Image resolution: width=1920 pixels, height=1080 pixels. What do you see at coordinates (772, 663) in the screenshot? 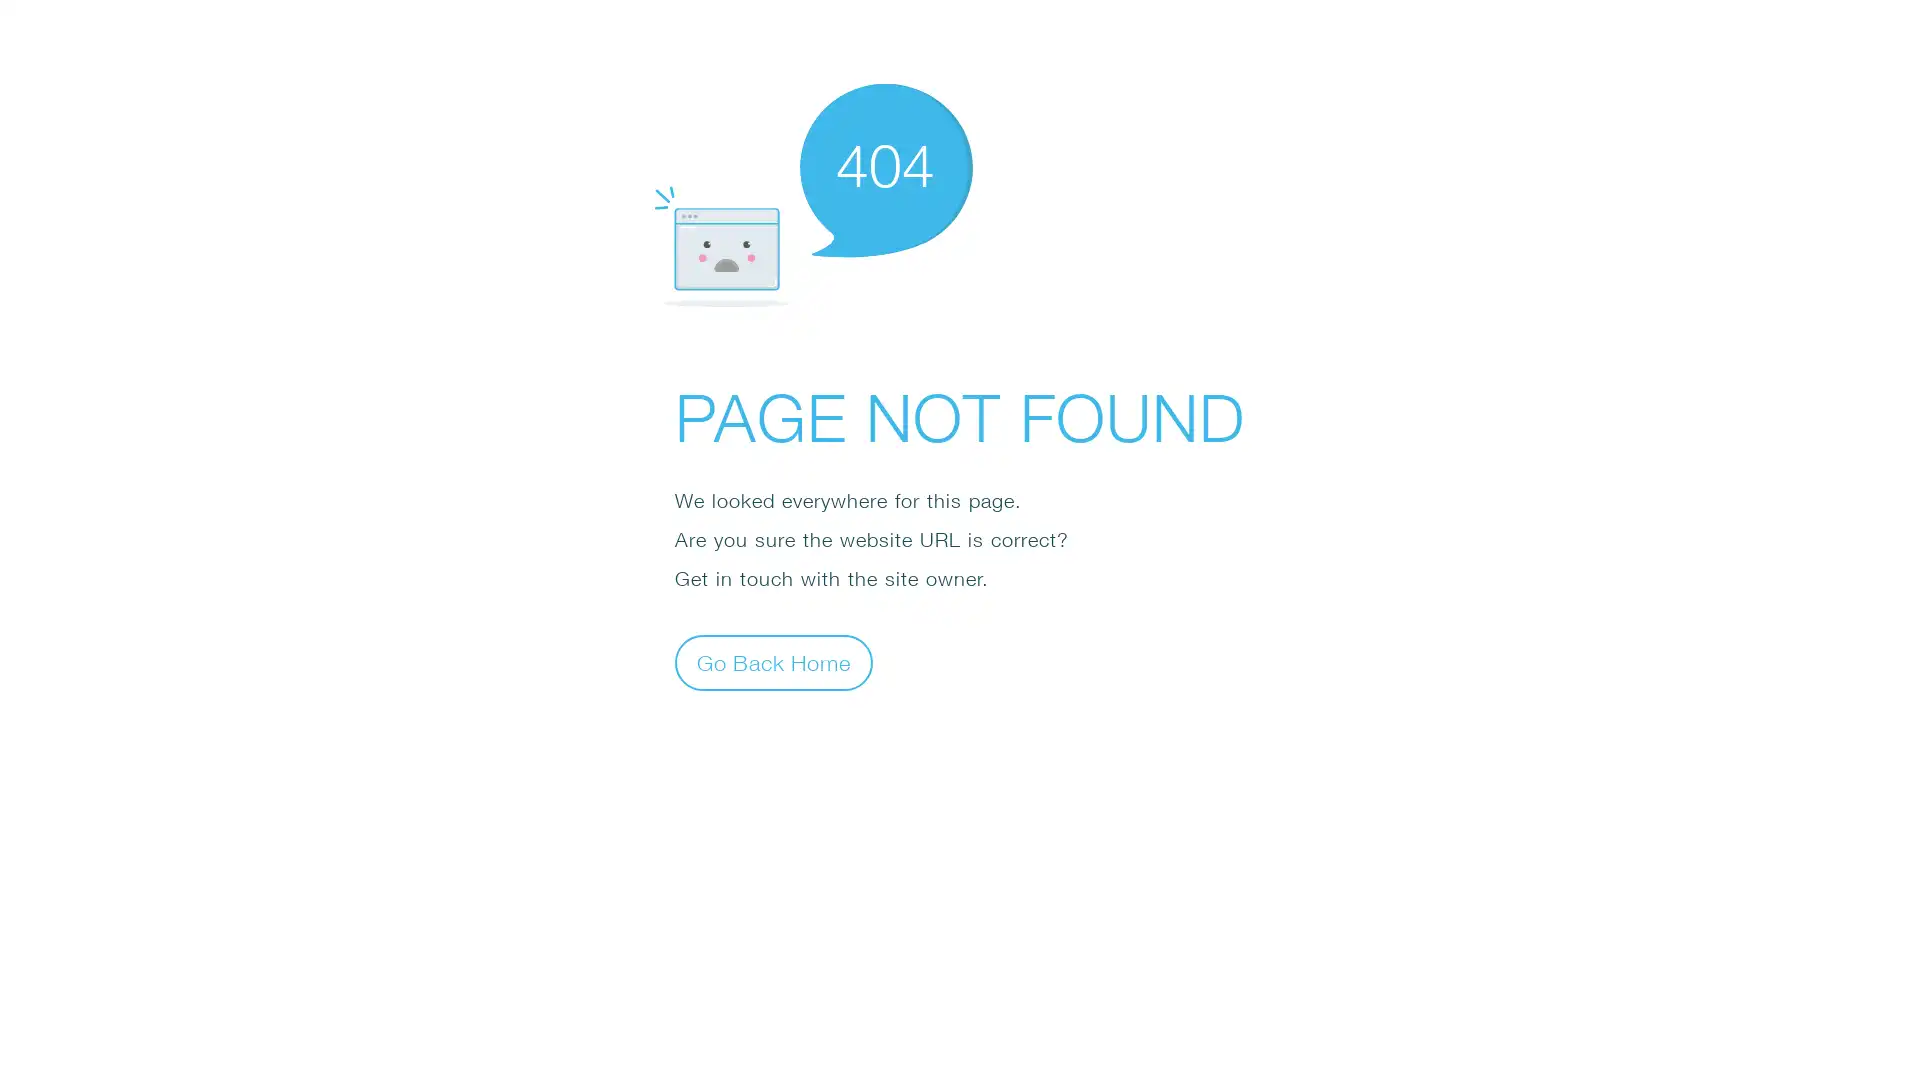
I see `Go Back Home` at bounding box center [772, 663].